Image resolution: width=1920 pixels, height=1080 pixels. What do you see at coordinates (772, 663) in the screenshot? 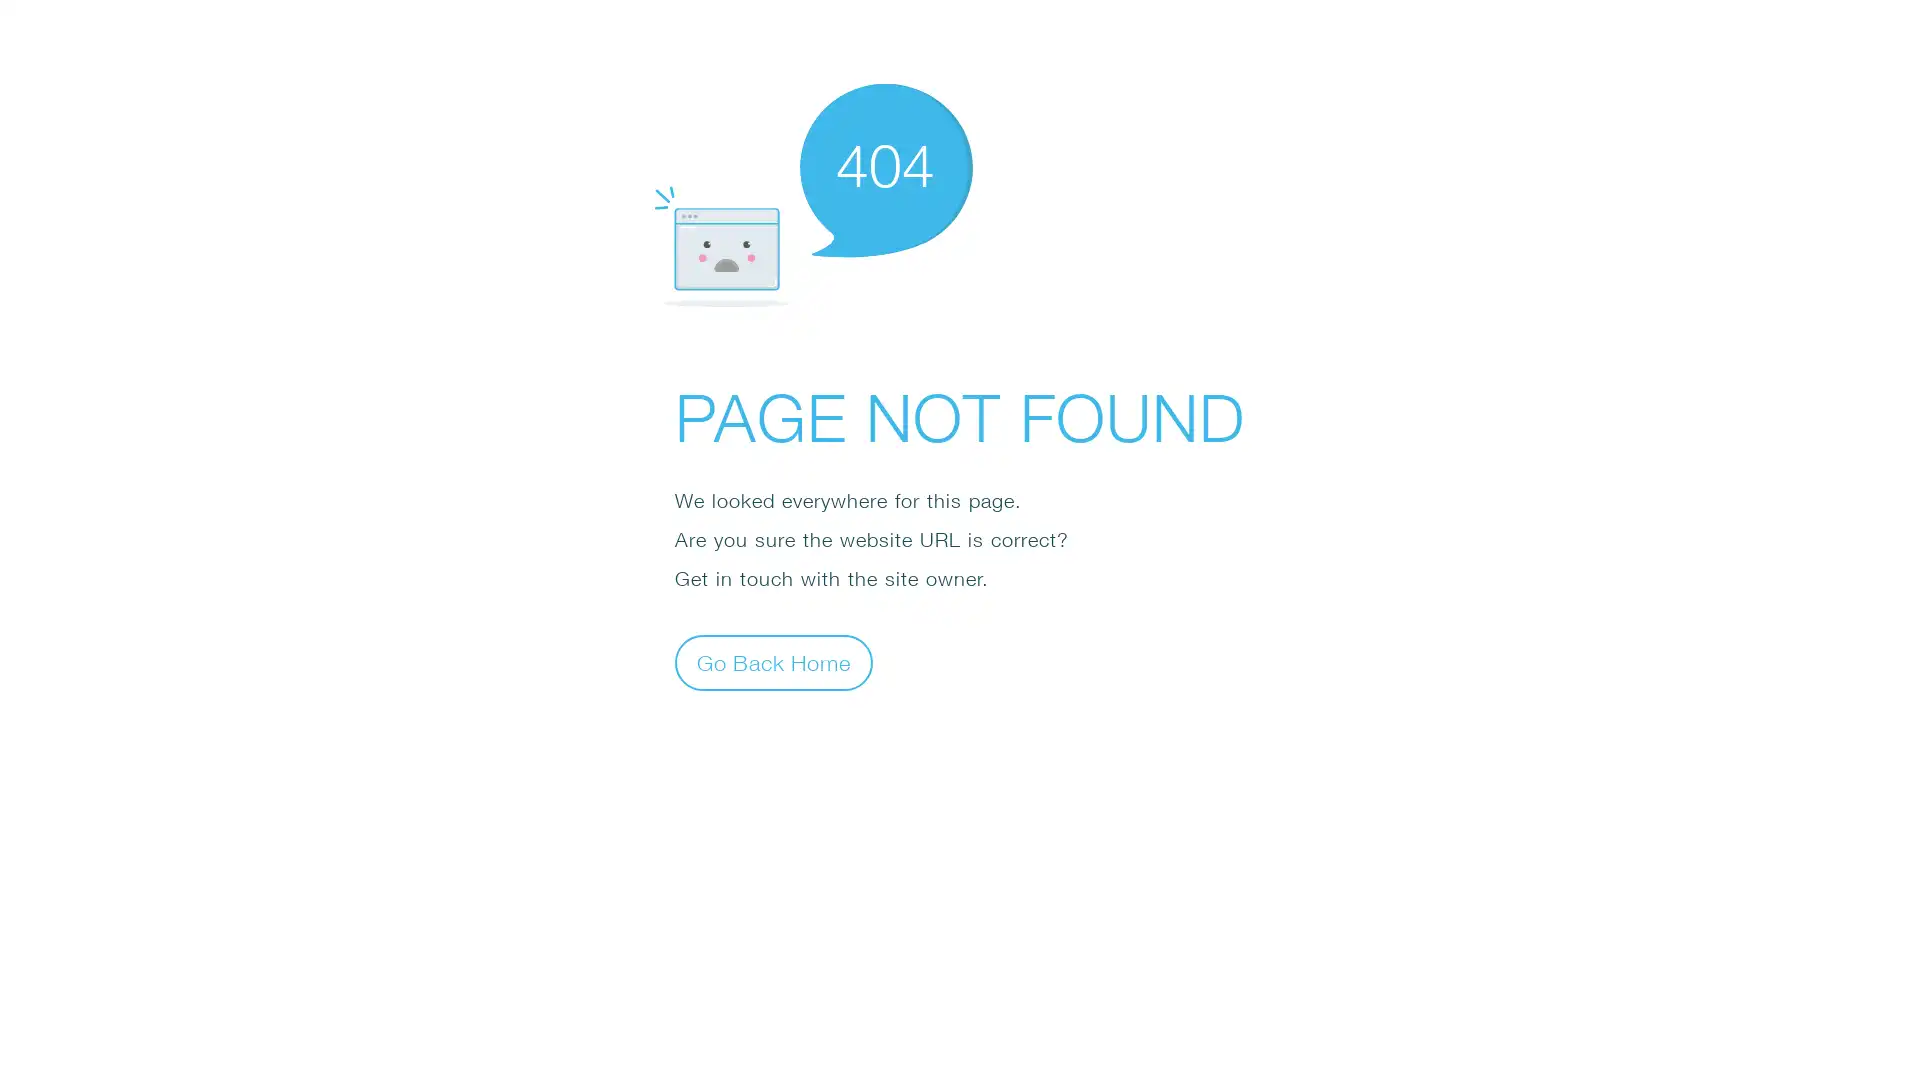
I see `Go Back Home` at bounding box center [772, 663].